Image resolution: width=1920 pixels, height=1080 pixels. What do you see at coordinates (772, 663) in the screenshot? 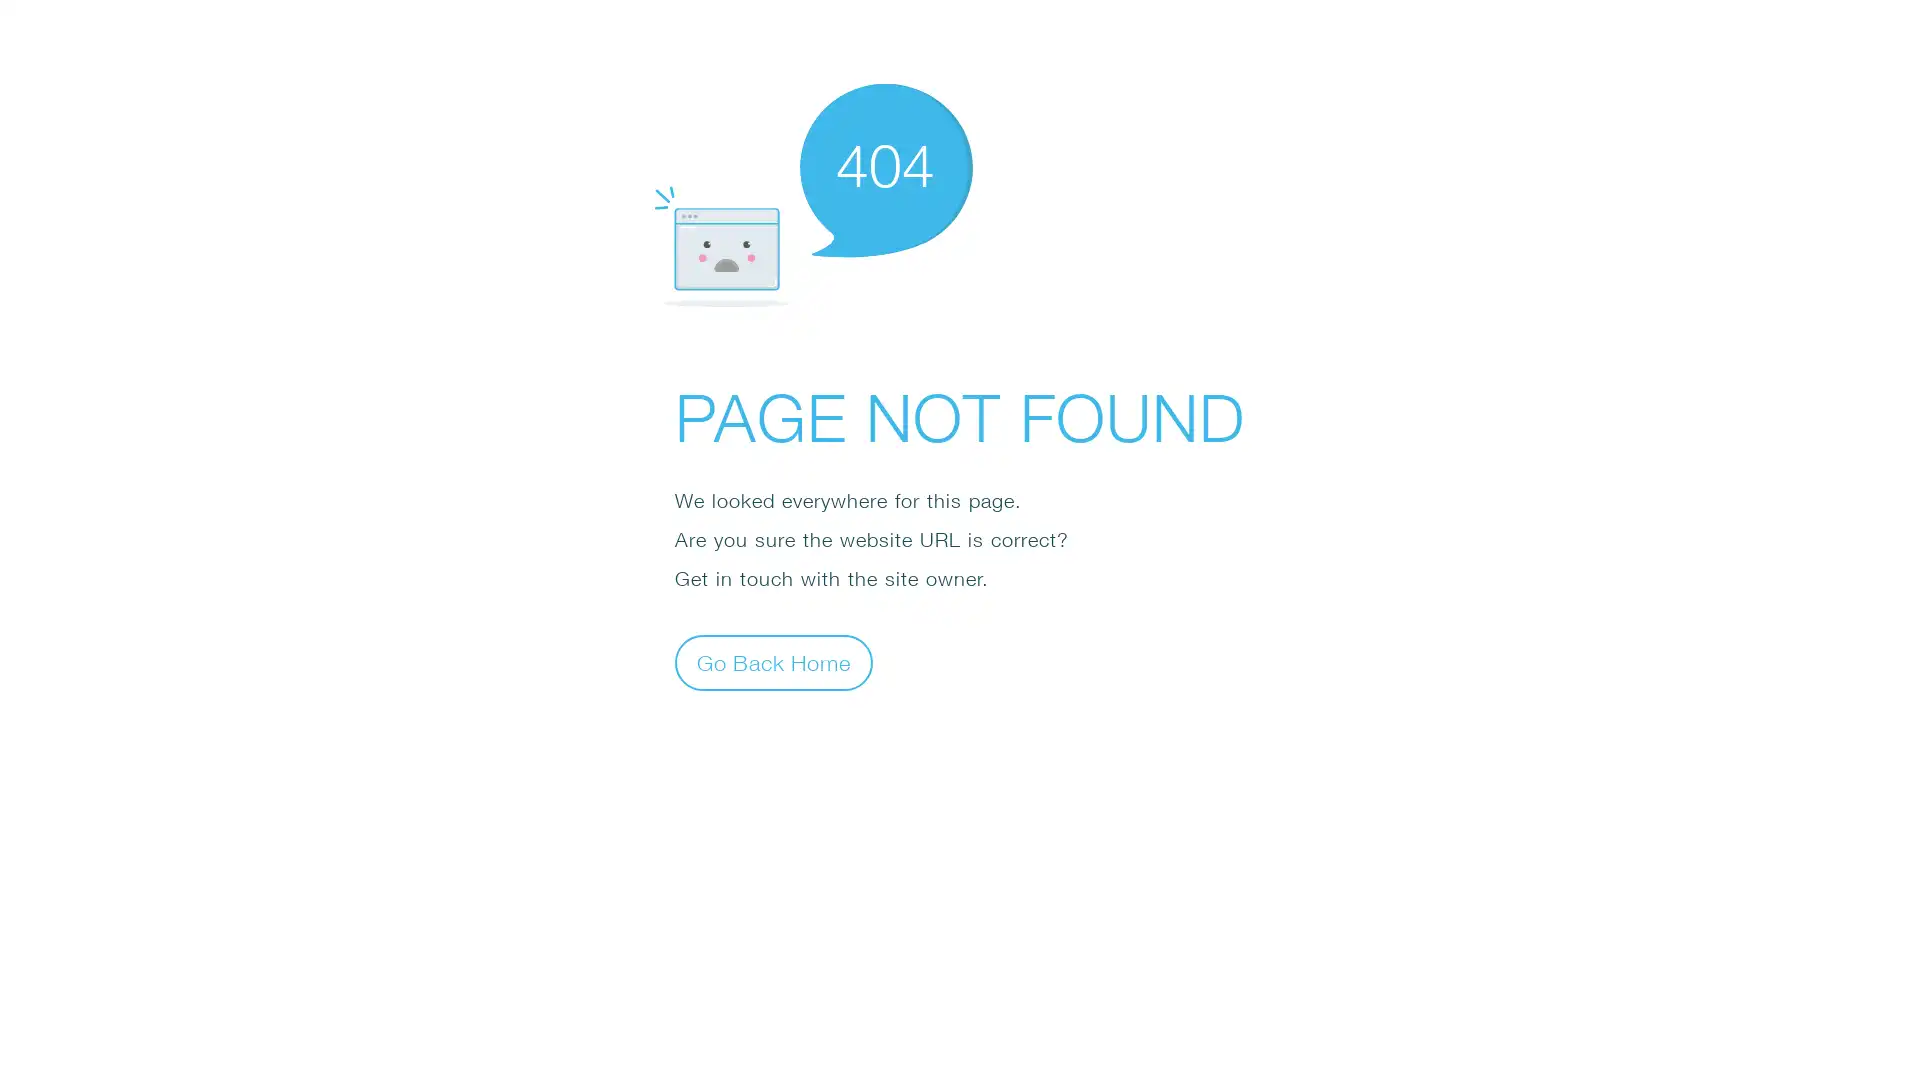
I see `Go Back Home` at bounding box center [772, 663].